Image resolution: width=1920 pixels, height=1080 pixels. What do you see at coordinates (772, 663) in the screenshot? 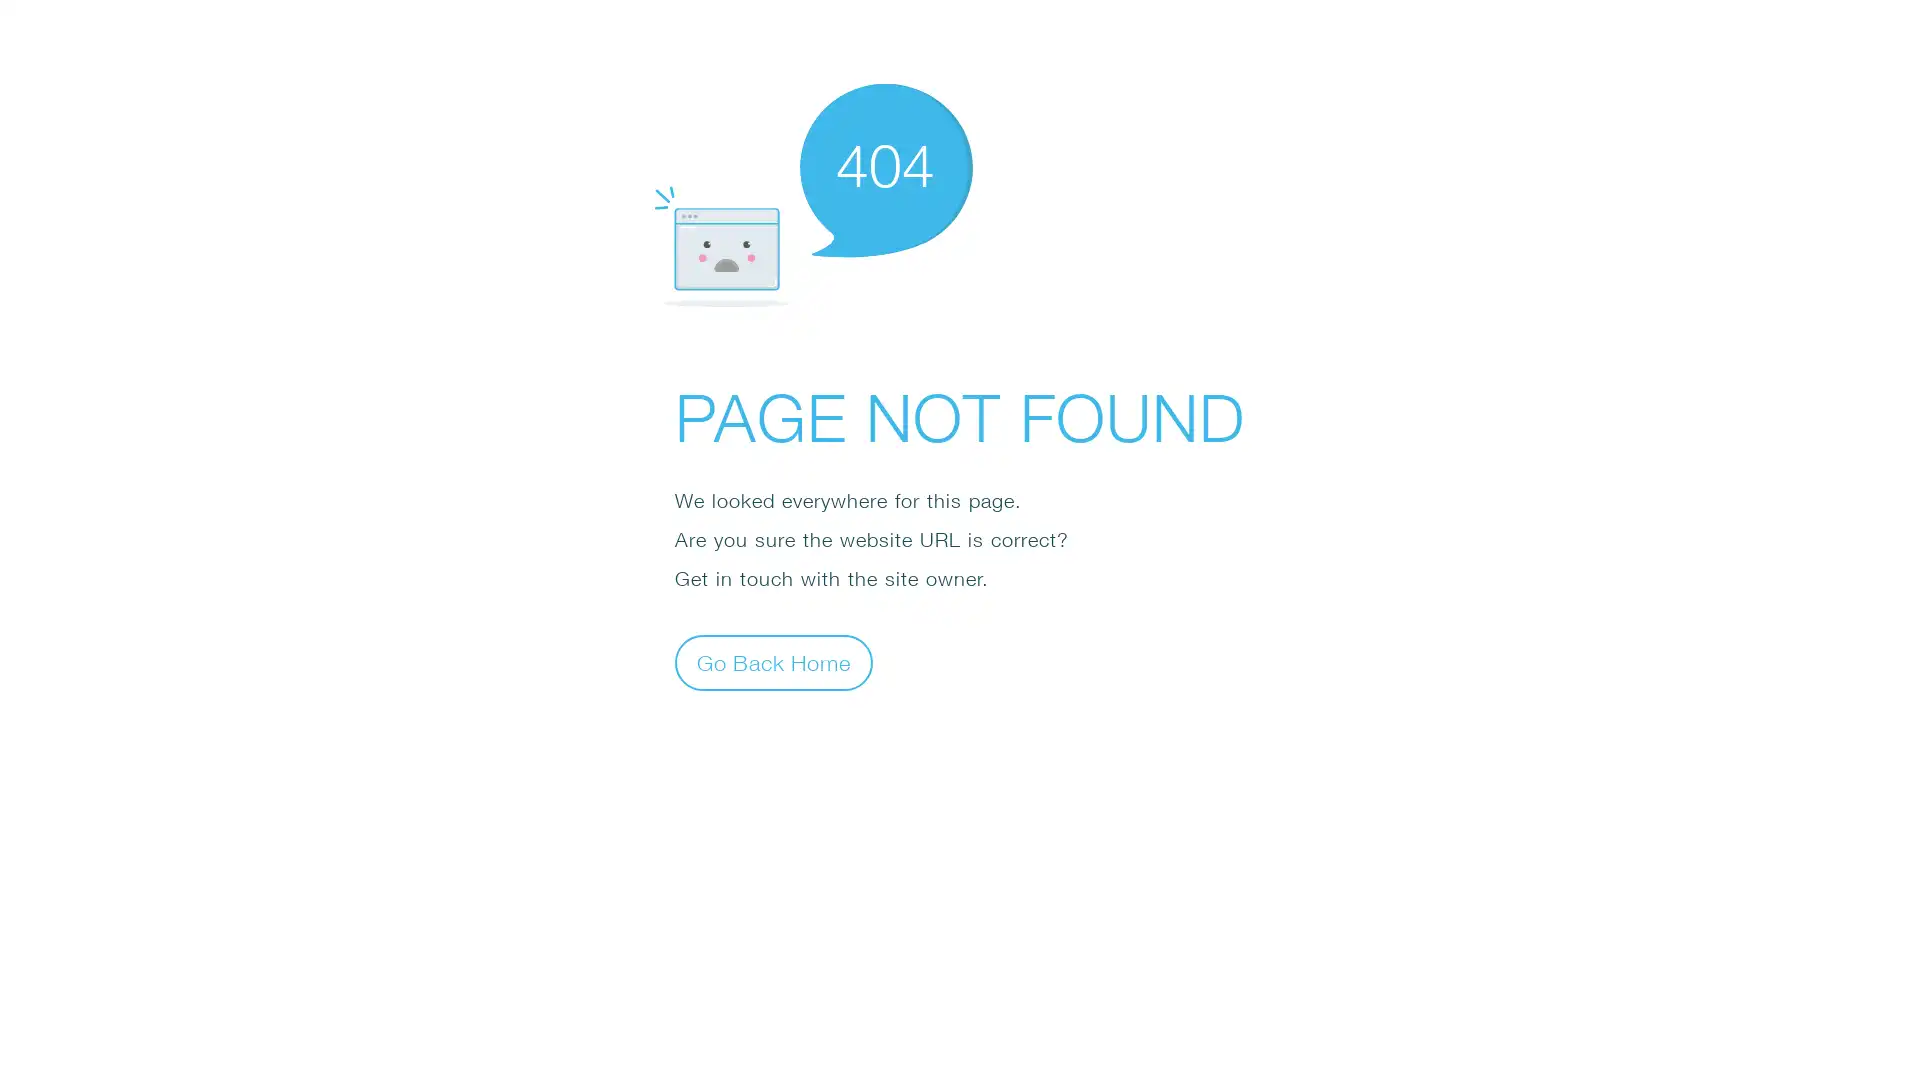
I see `Go Back Home` at bounding box center [772, 663].